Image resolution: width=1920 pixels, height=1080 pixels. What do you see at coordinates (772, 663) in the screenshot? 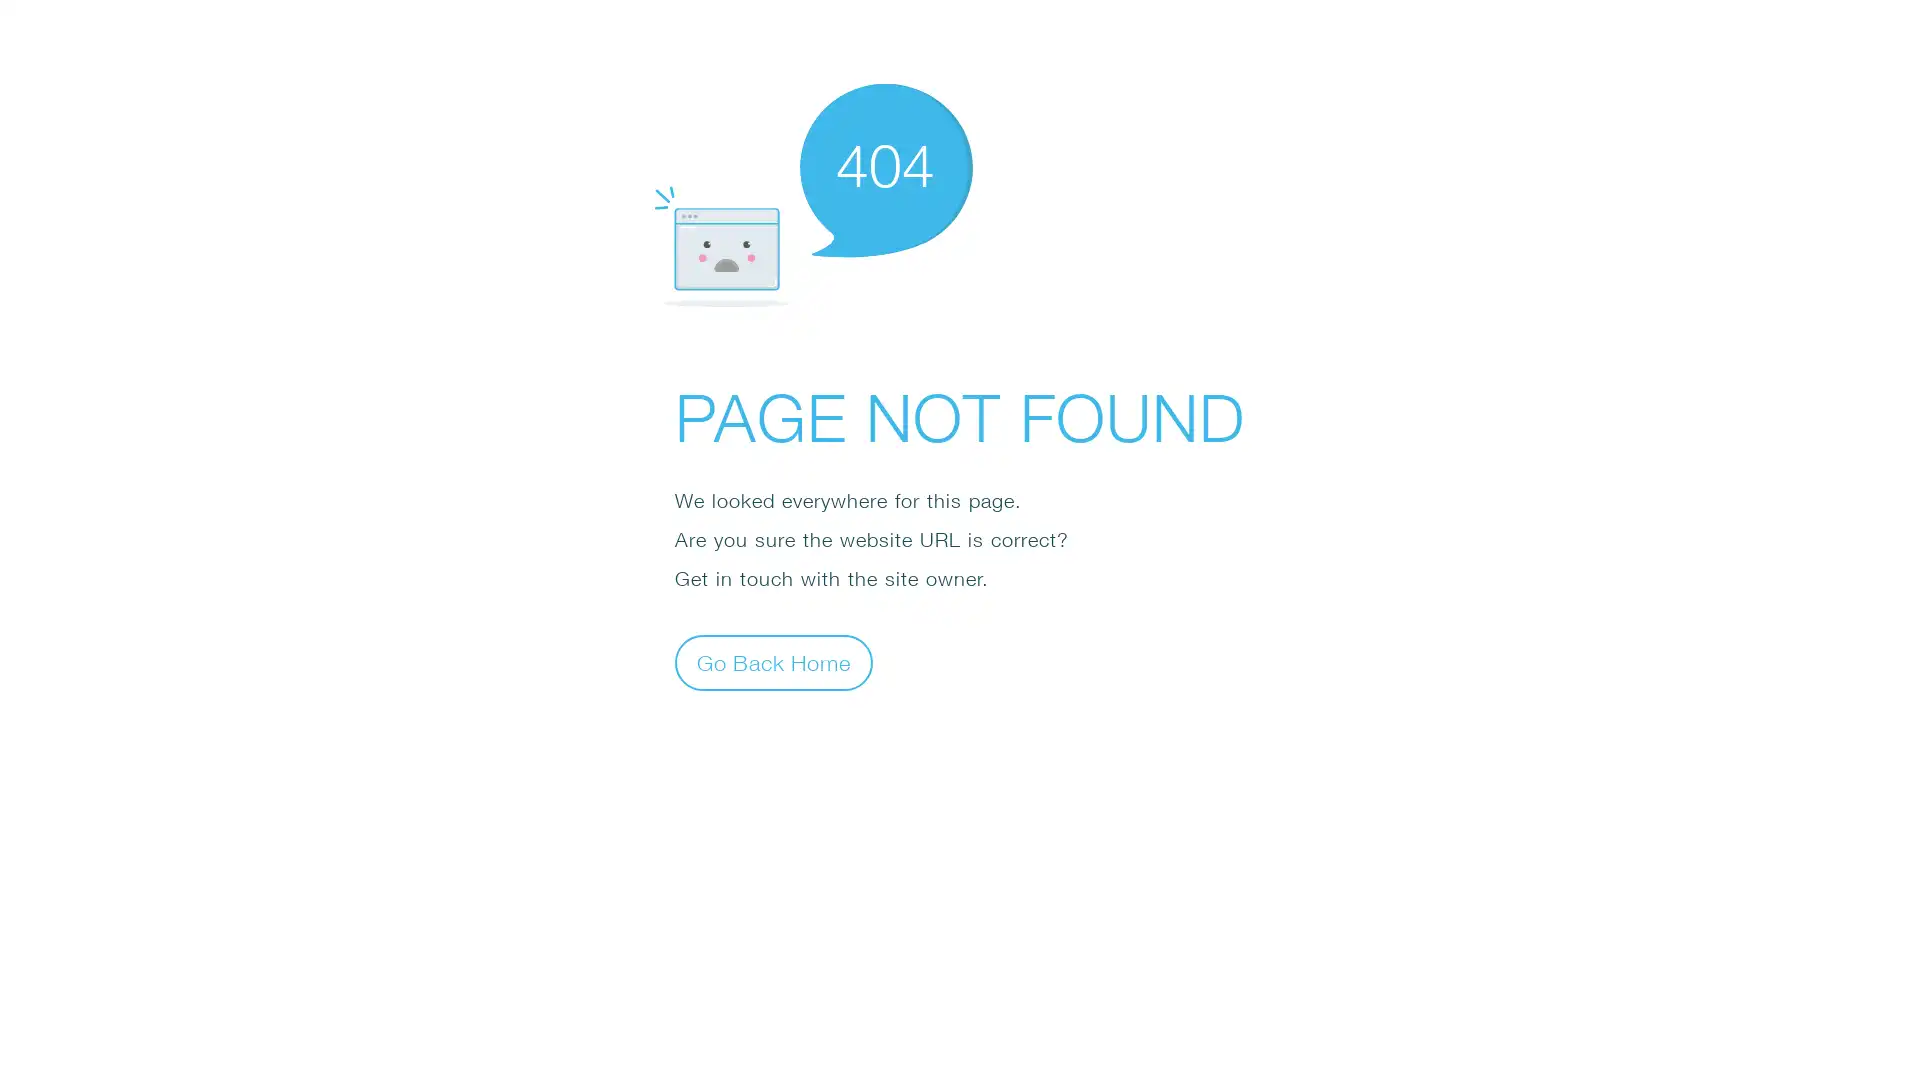
I see `Go Back Home` at bounding box center [772, 663].